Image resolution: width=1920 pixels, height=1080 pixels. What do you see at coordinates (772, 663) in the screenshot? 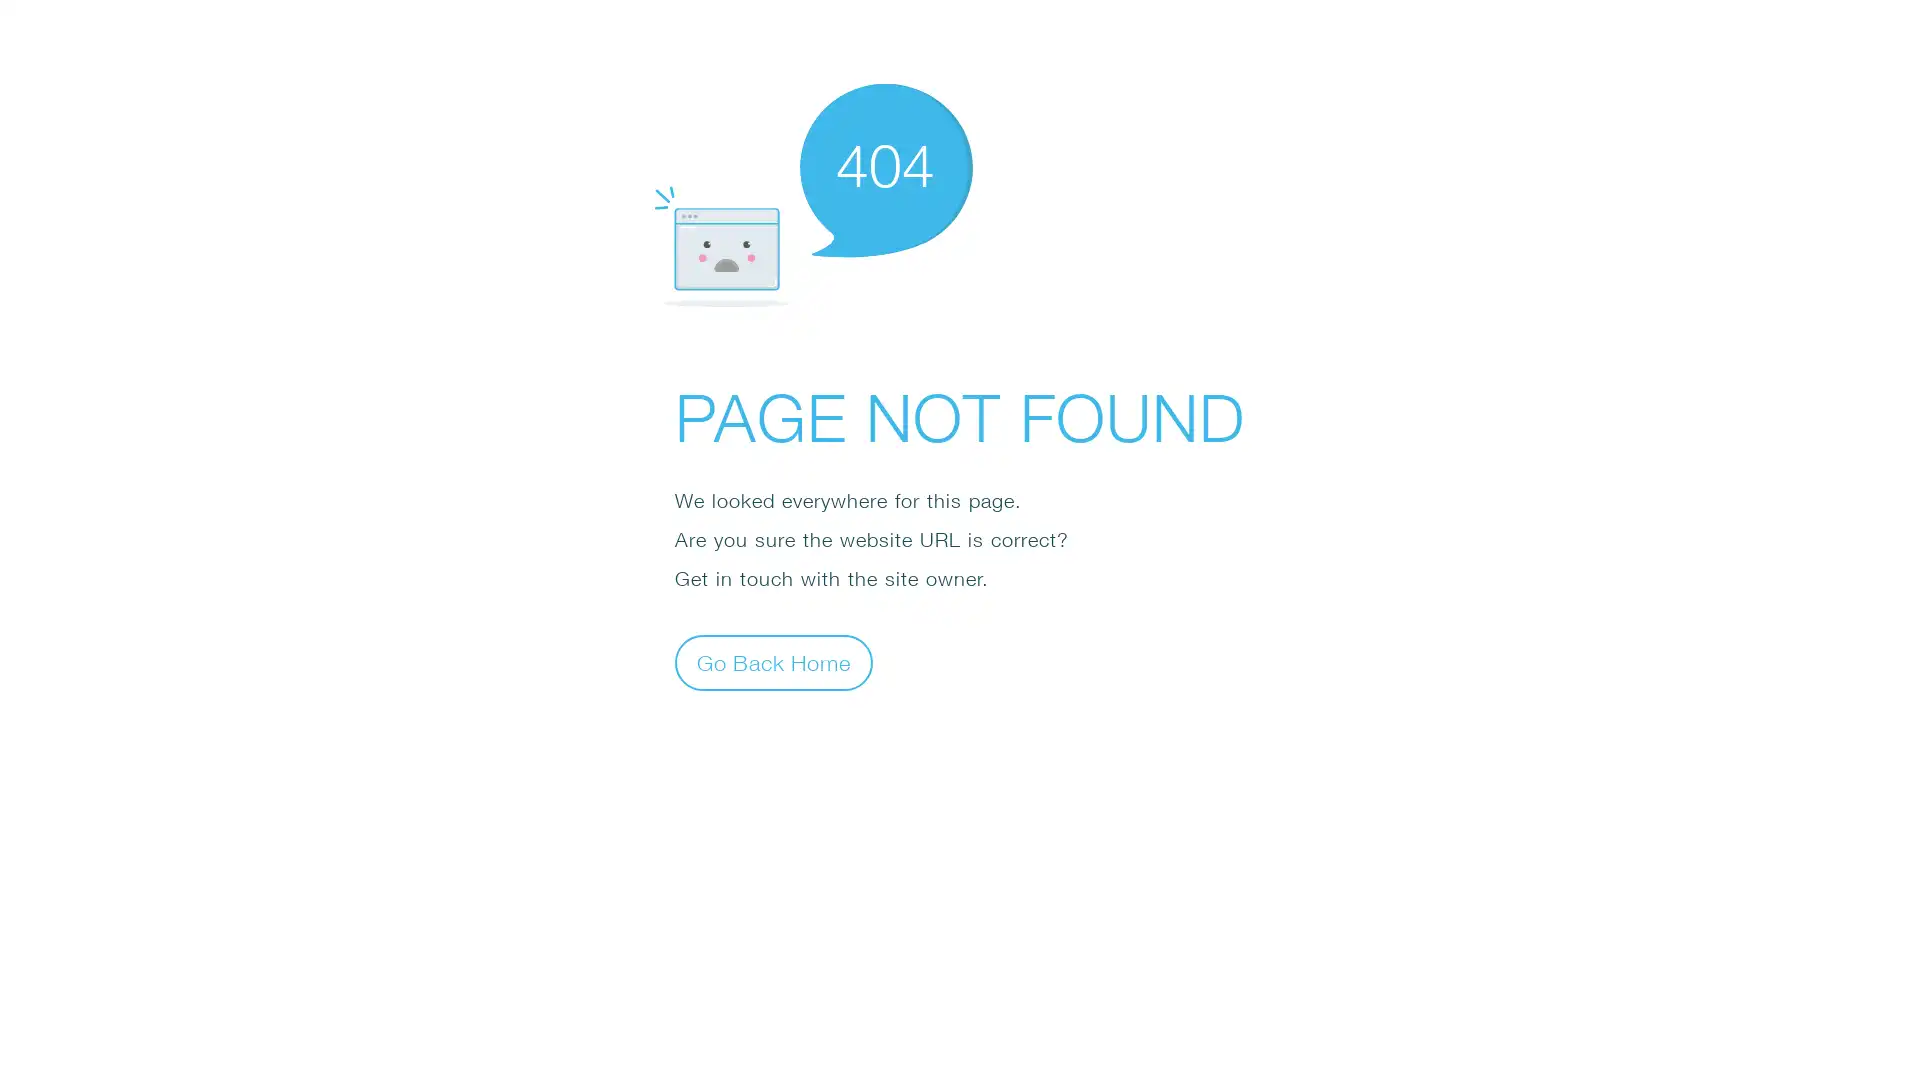
I see `Go Back Home` at bounding box center [772, 663].